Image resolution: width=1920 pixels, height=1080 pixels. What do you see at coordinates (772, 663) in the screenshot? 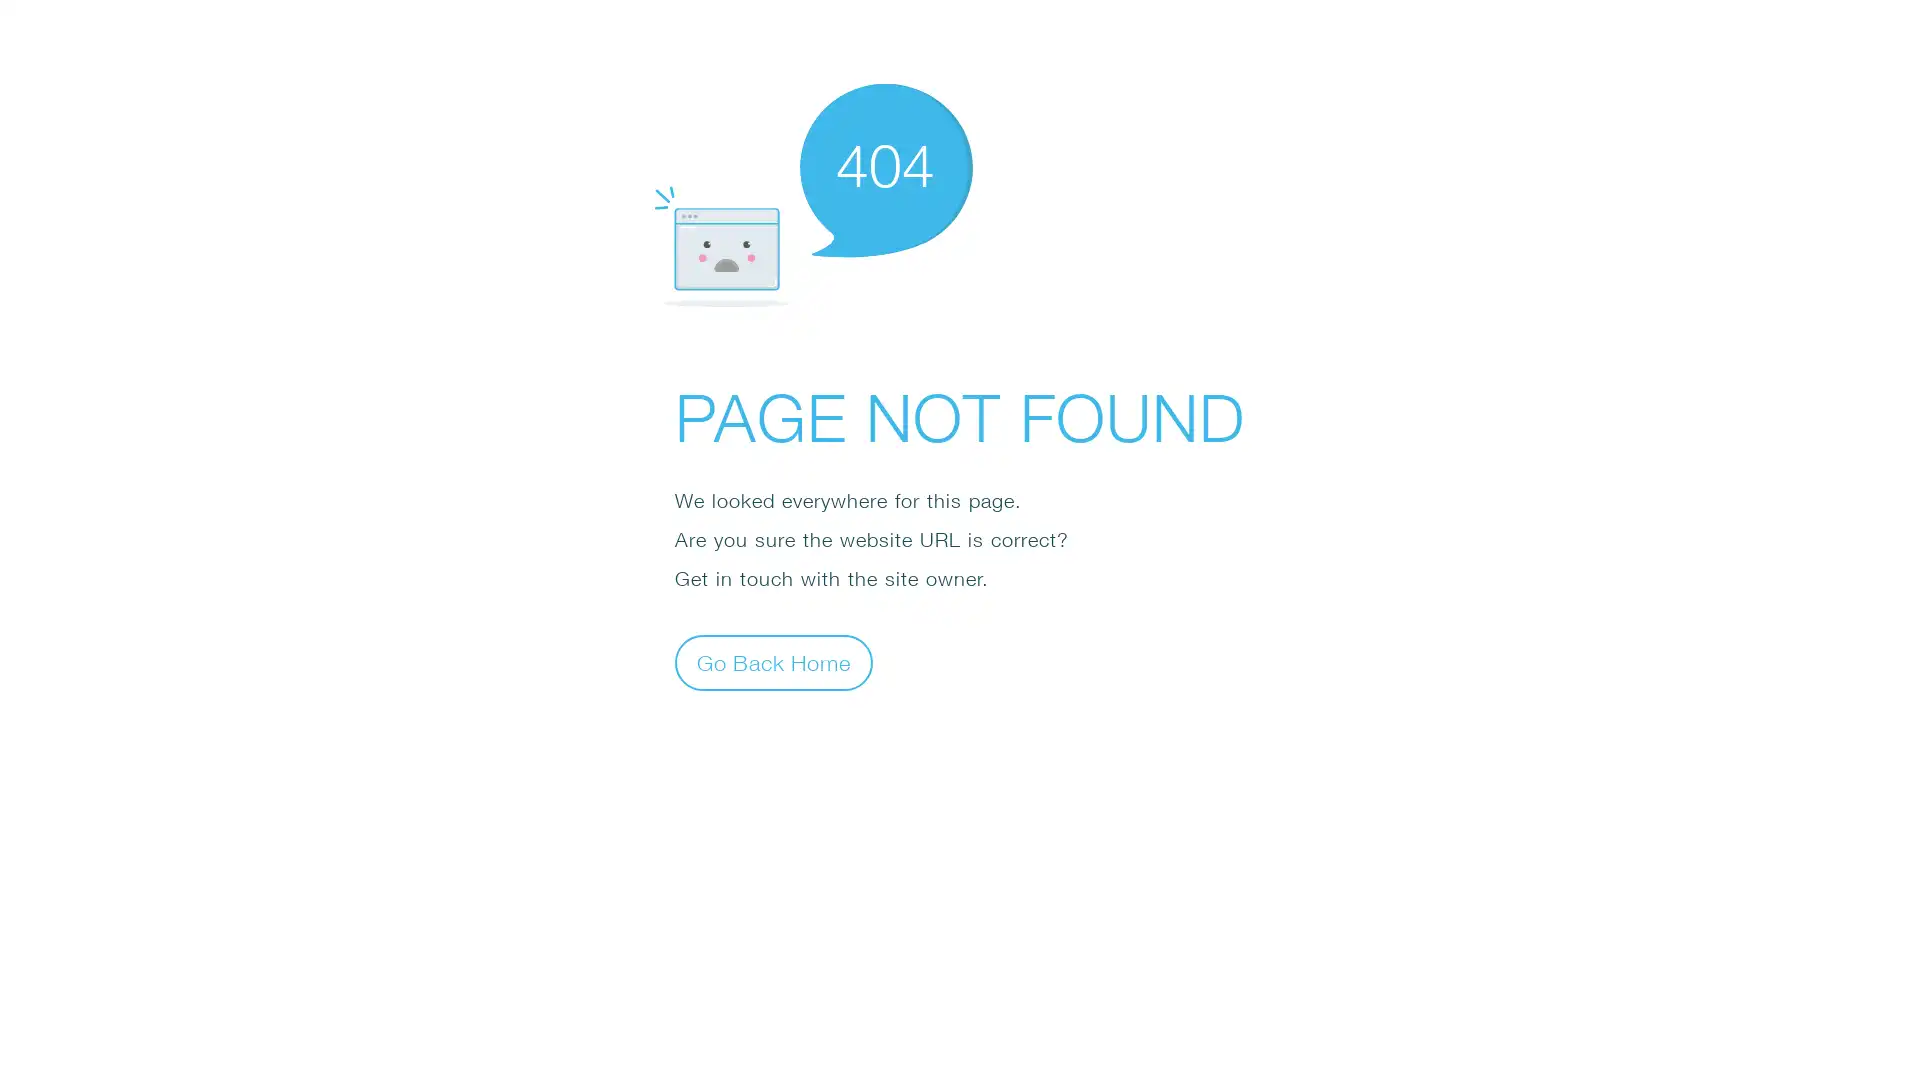
I see `Go Back Home` at bounding box center [772, 663].